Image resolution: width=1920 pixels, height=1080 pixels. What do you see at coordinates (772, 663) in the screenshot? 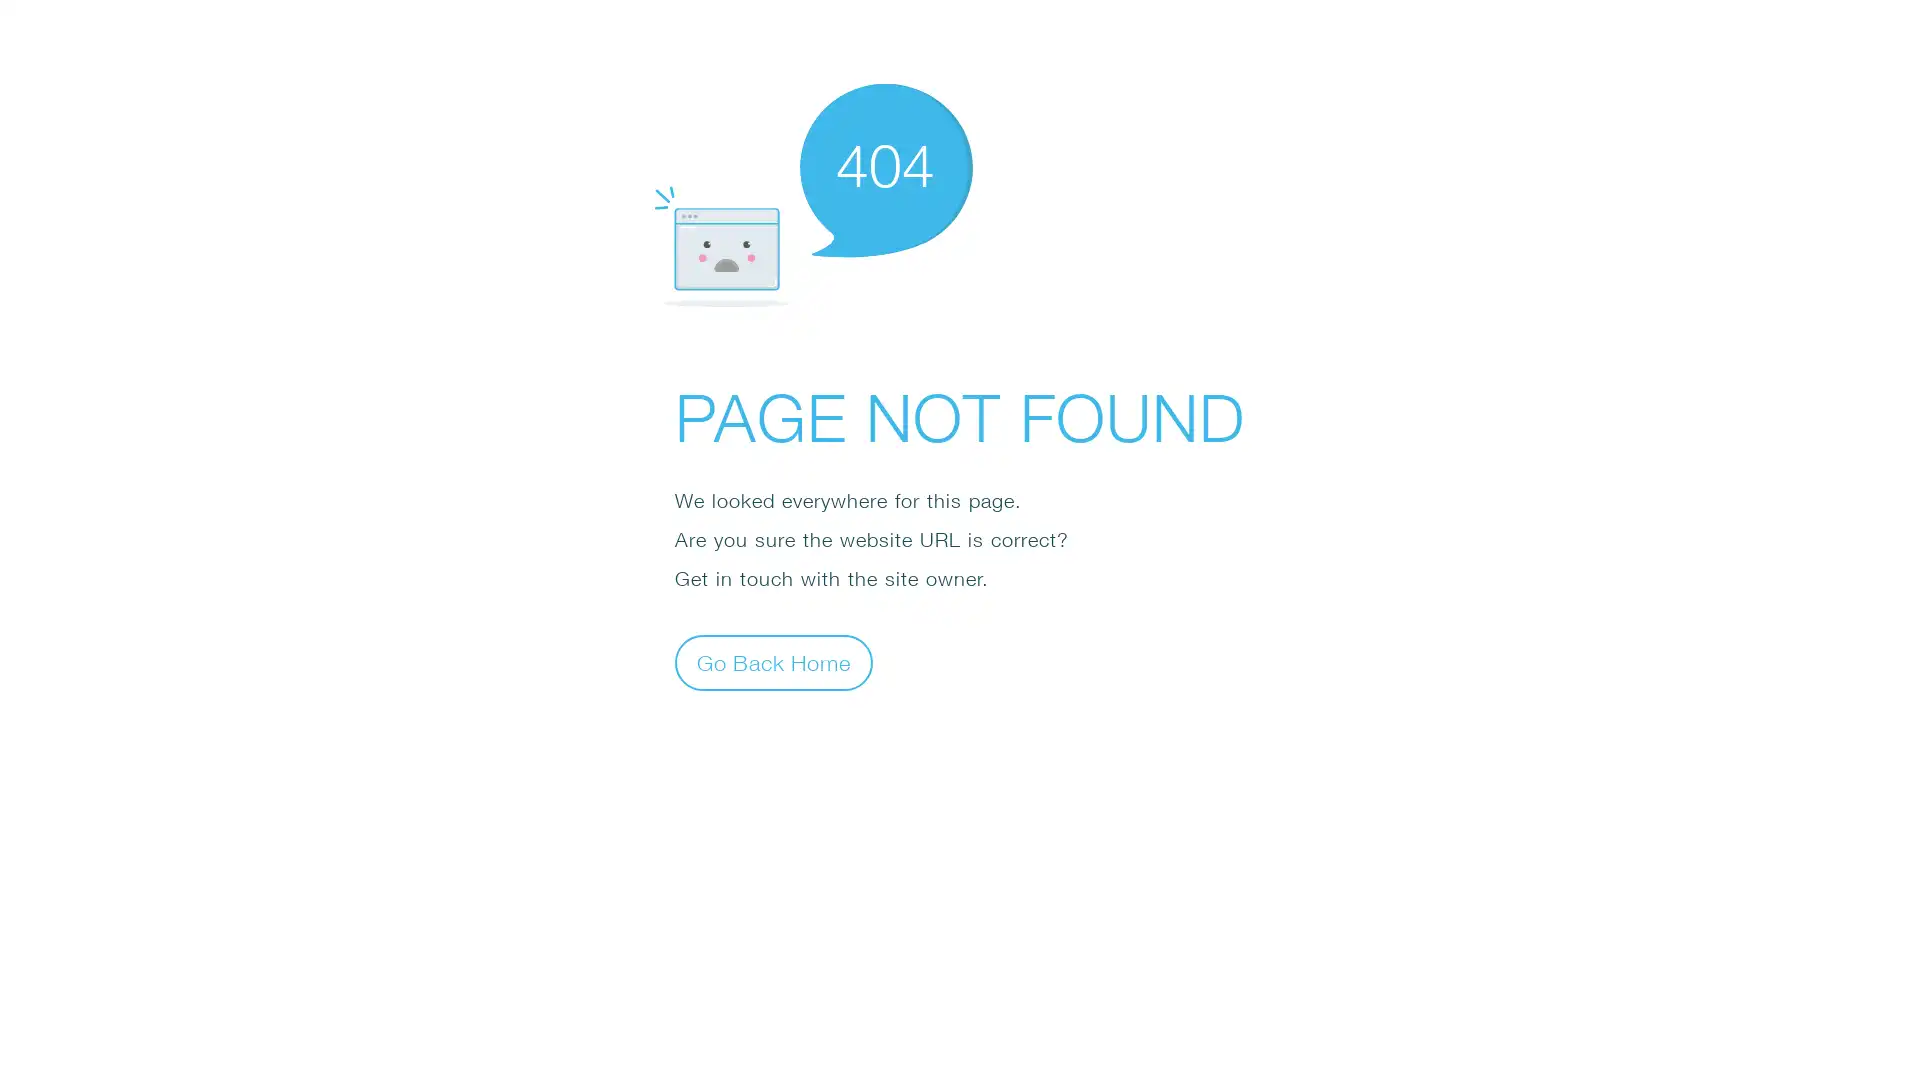
I see `Go Back Home` at bounding box center [772, 663].